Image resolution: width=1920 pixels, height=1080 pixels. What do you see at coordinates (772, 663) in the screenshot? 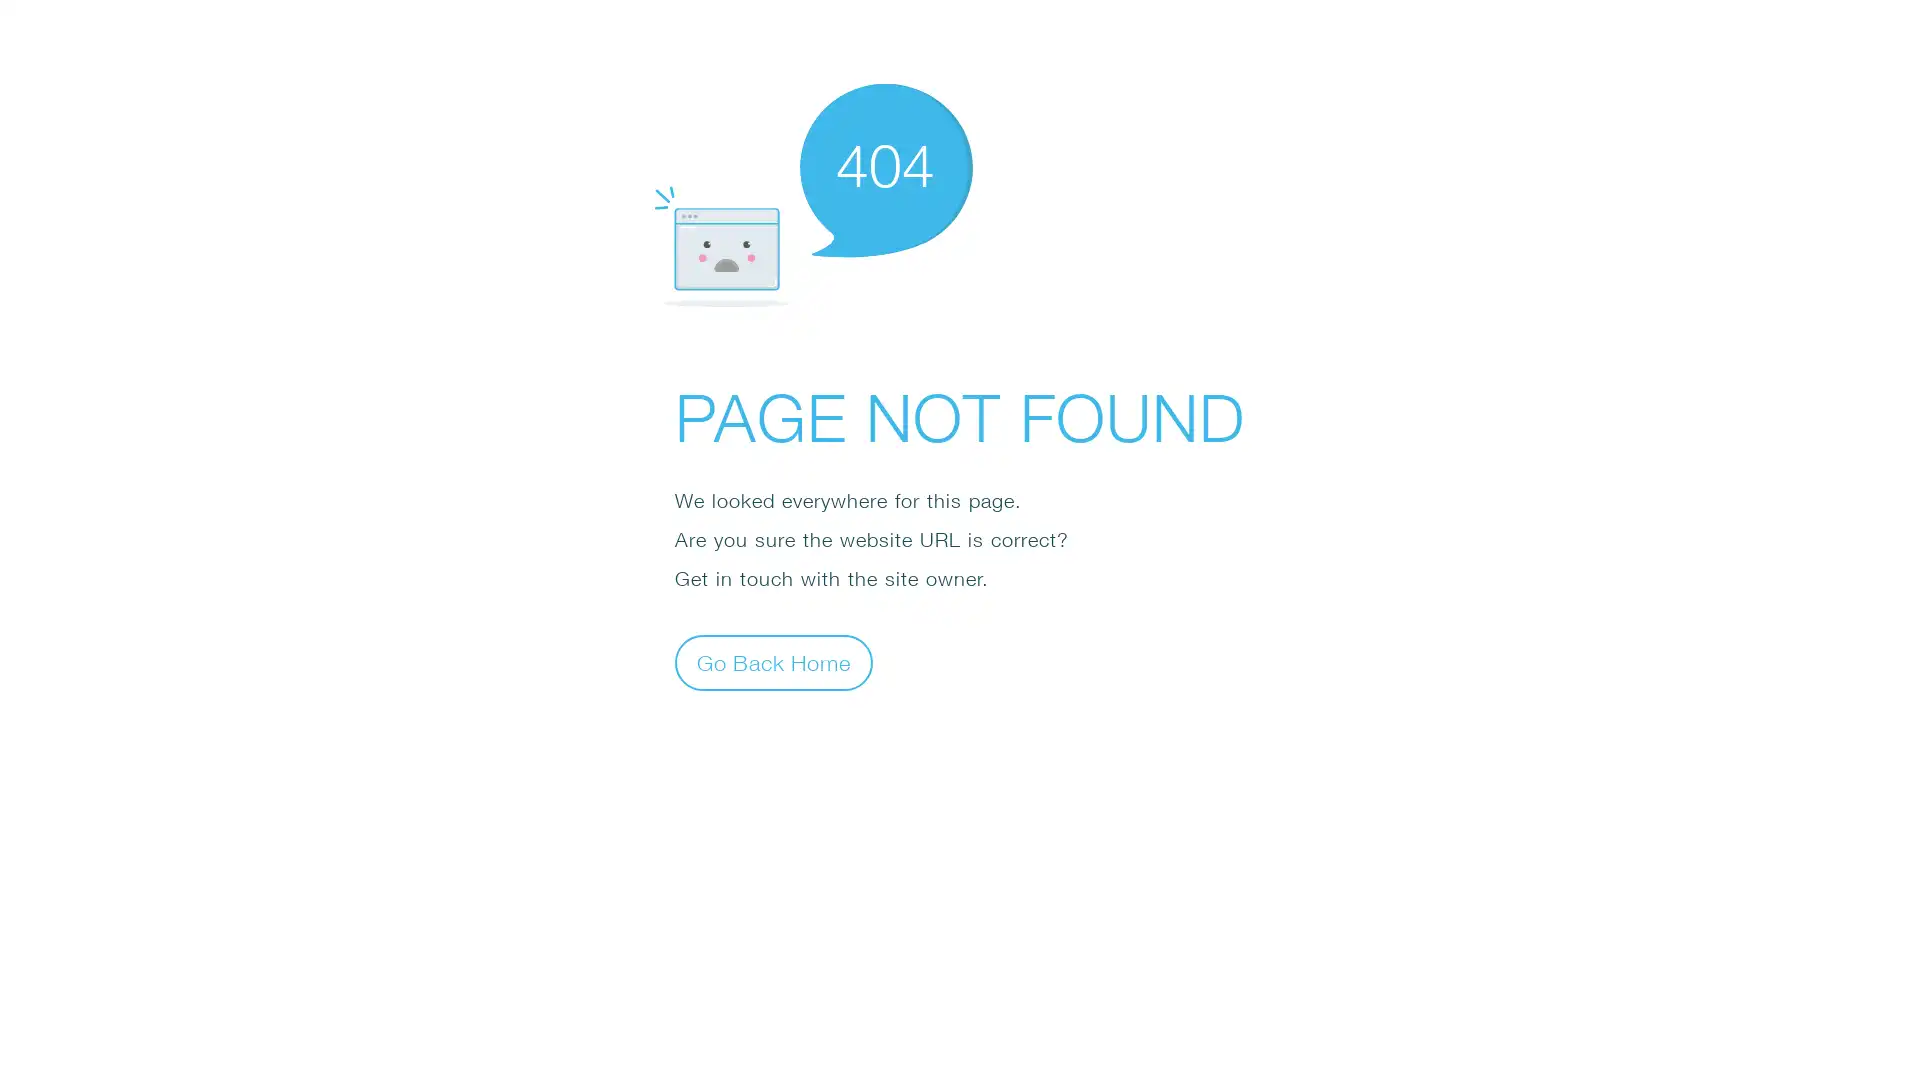
I see `Go Back Home` at bounding box center [772, 663].